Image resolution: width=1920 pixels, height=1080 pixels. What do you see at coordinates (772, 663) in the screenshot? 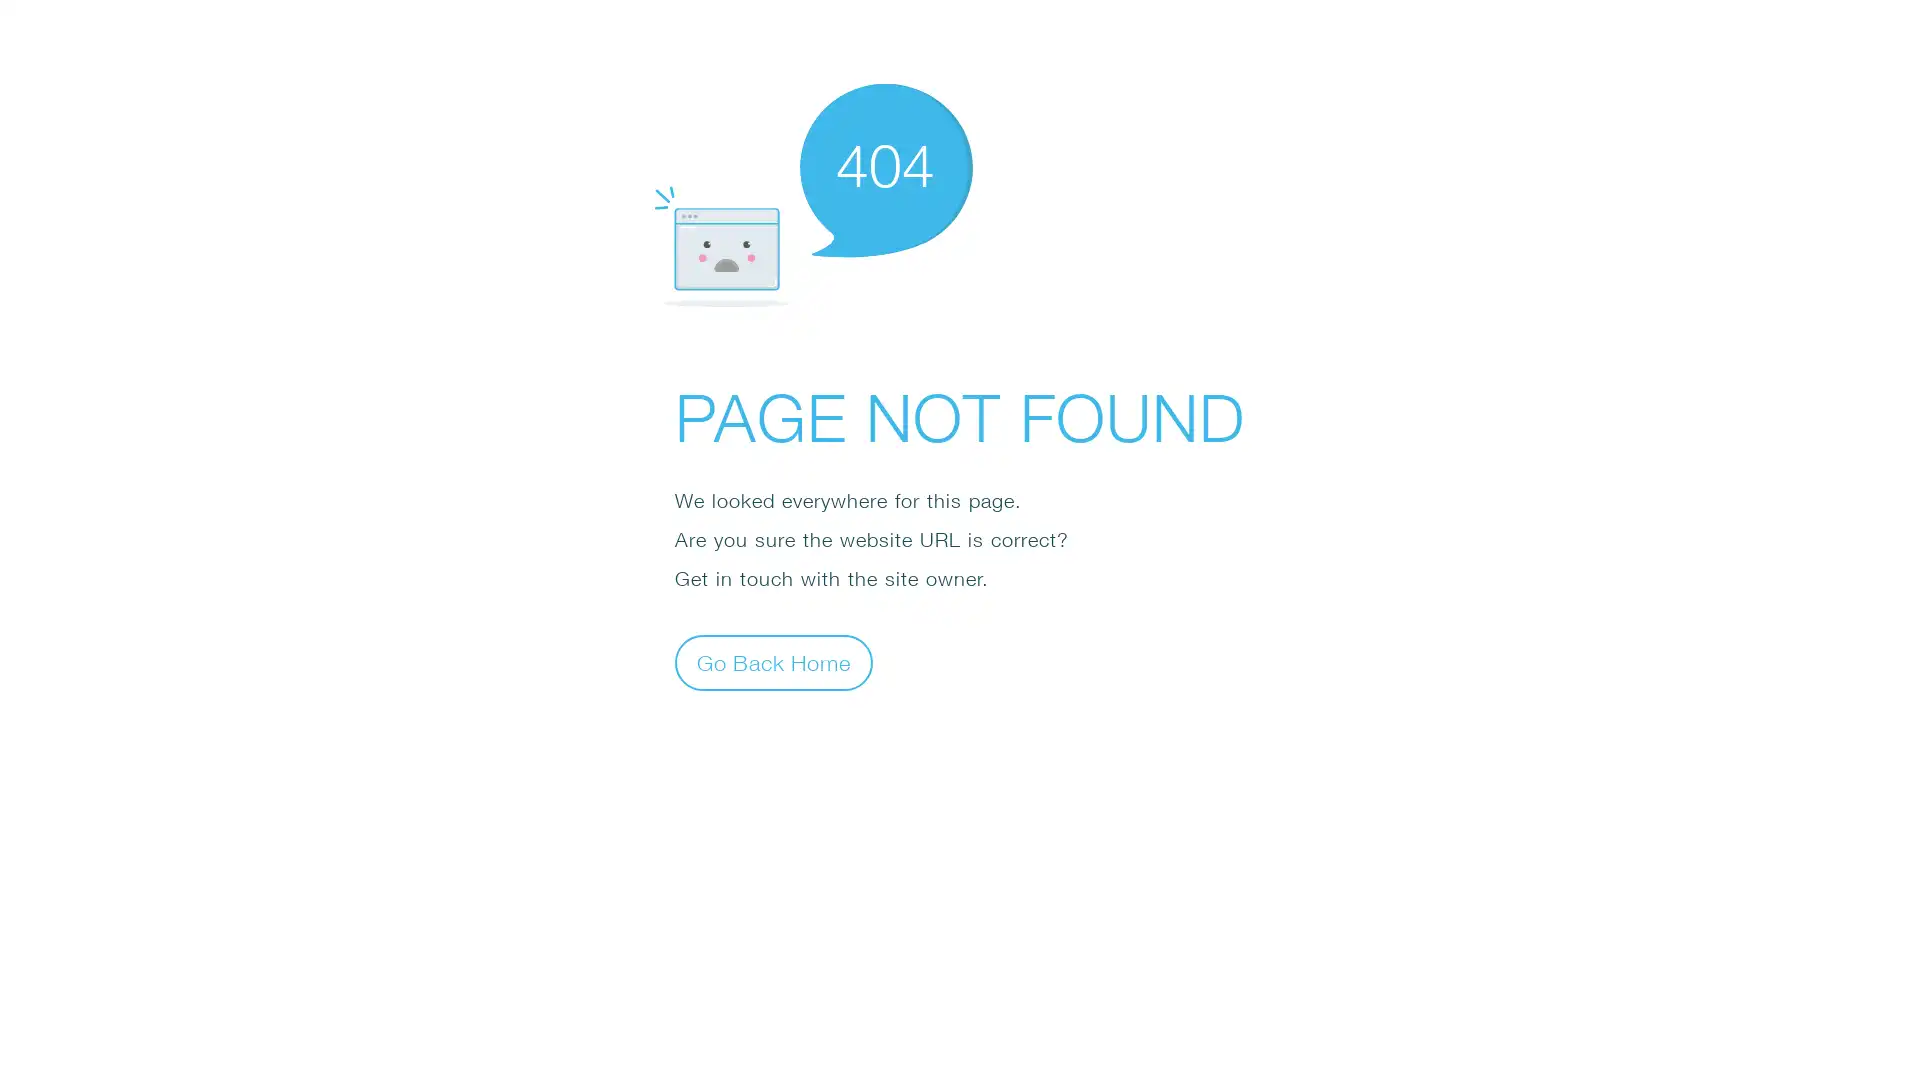
I see `Go Back Home` at bounding box center [772, 663].